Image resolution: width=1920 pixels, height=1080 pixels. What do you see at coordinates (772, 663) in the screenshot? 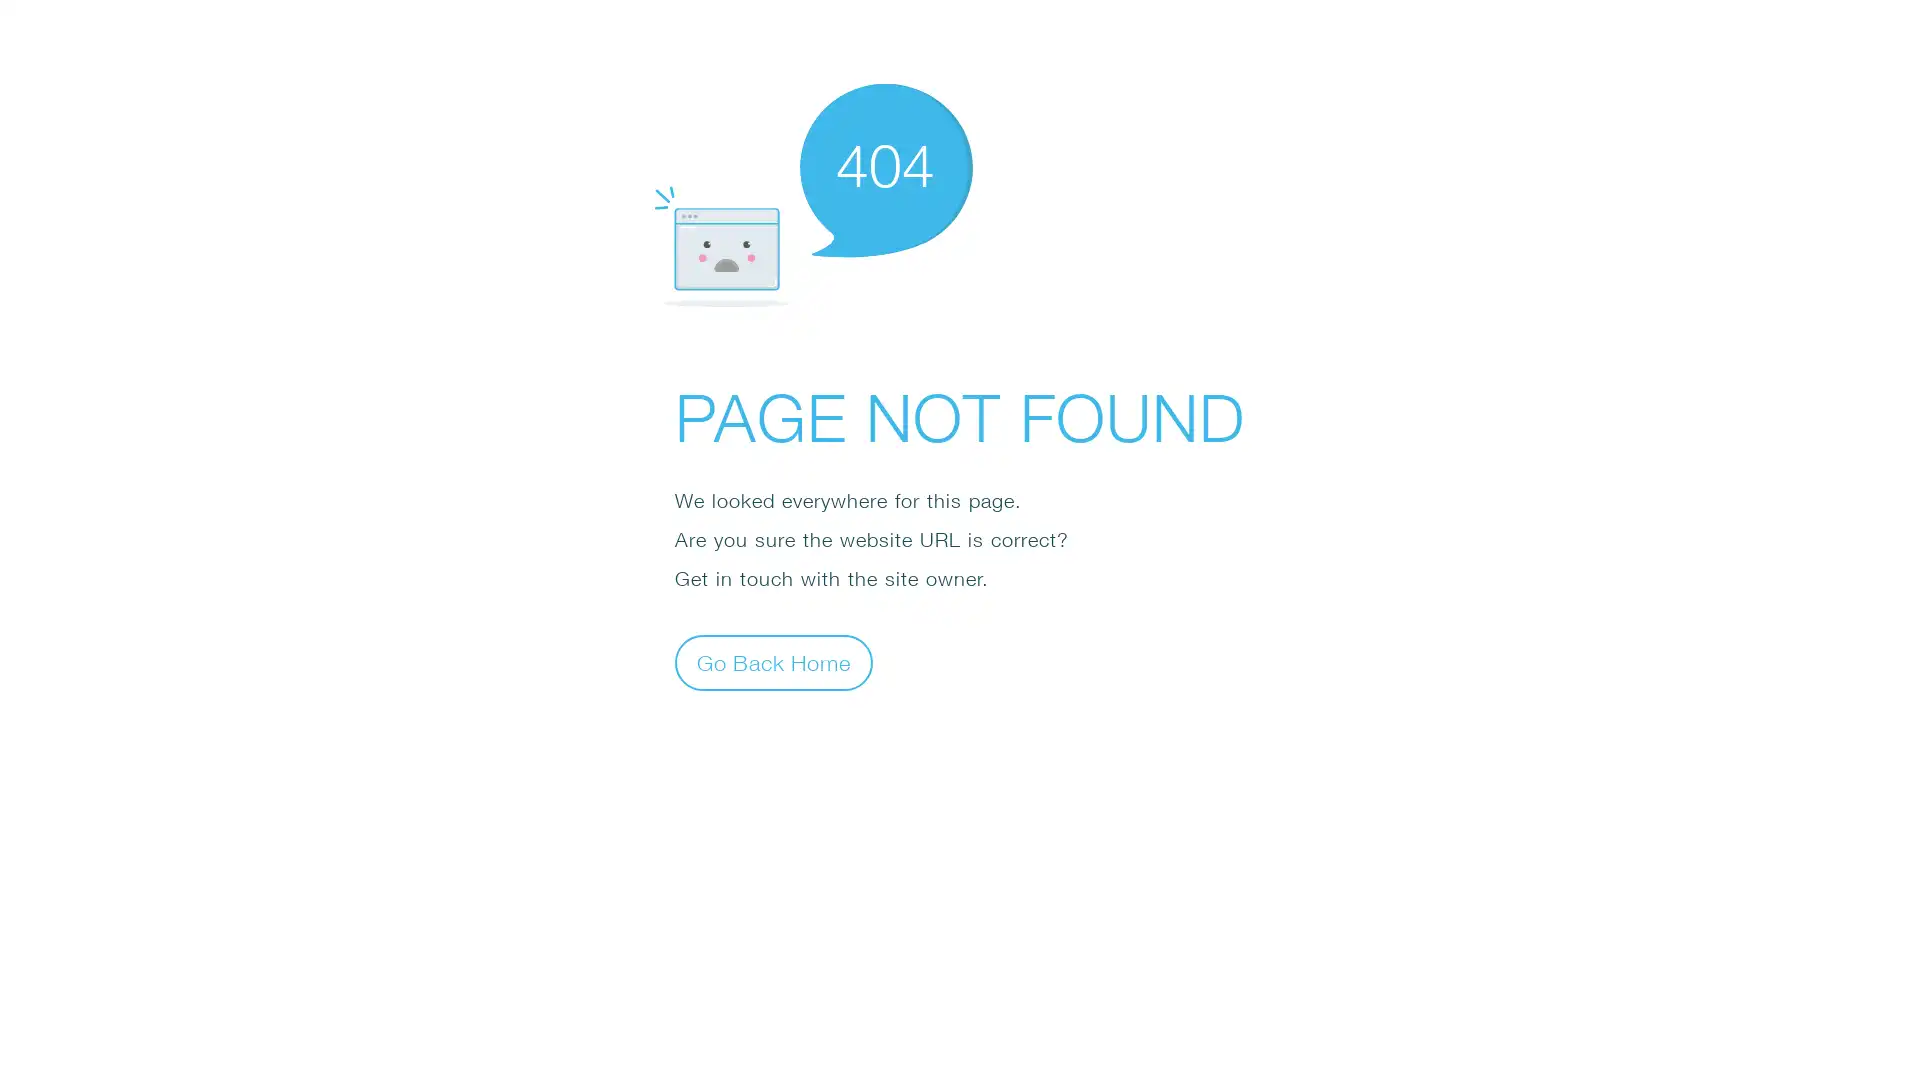
I see `Go Back Home` at bounding box center [772, 663].